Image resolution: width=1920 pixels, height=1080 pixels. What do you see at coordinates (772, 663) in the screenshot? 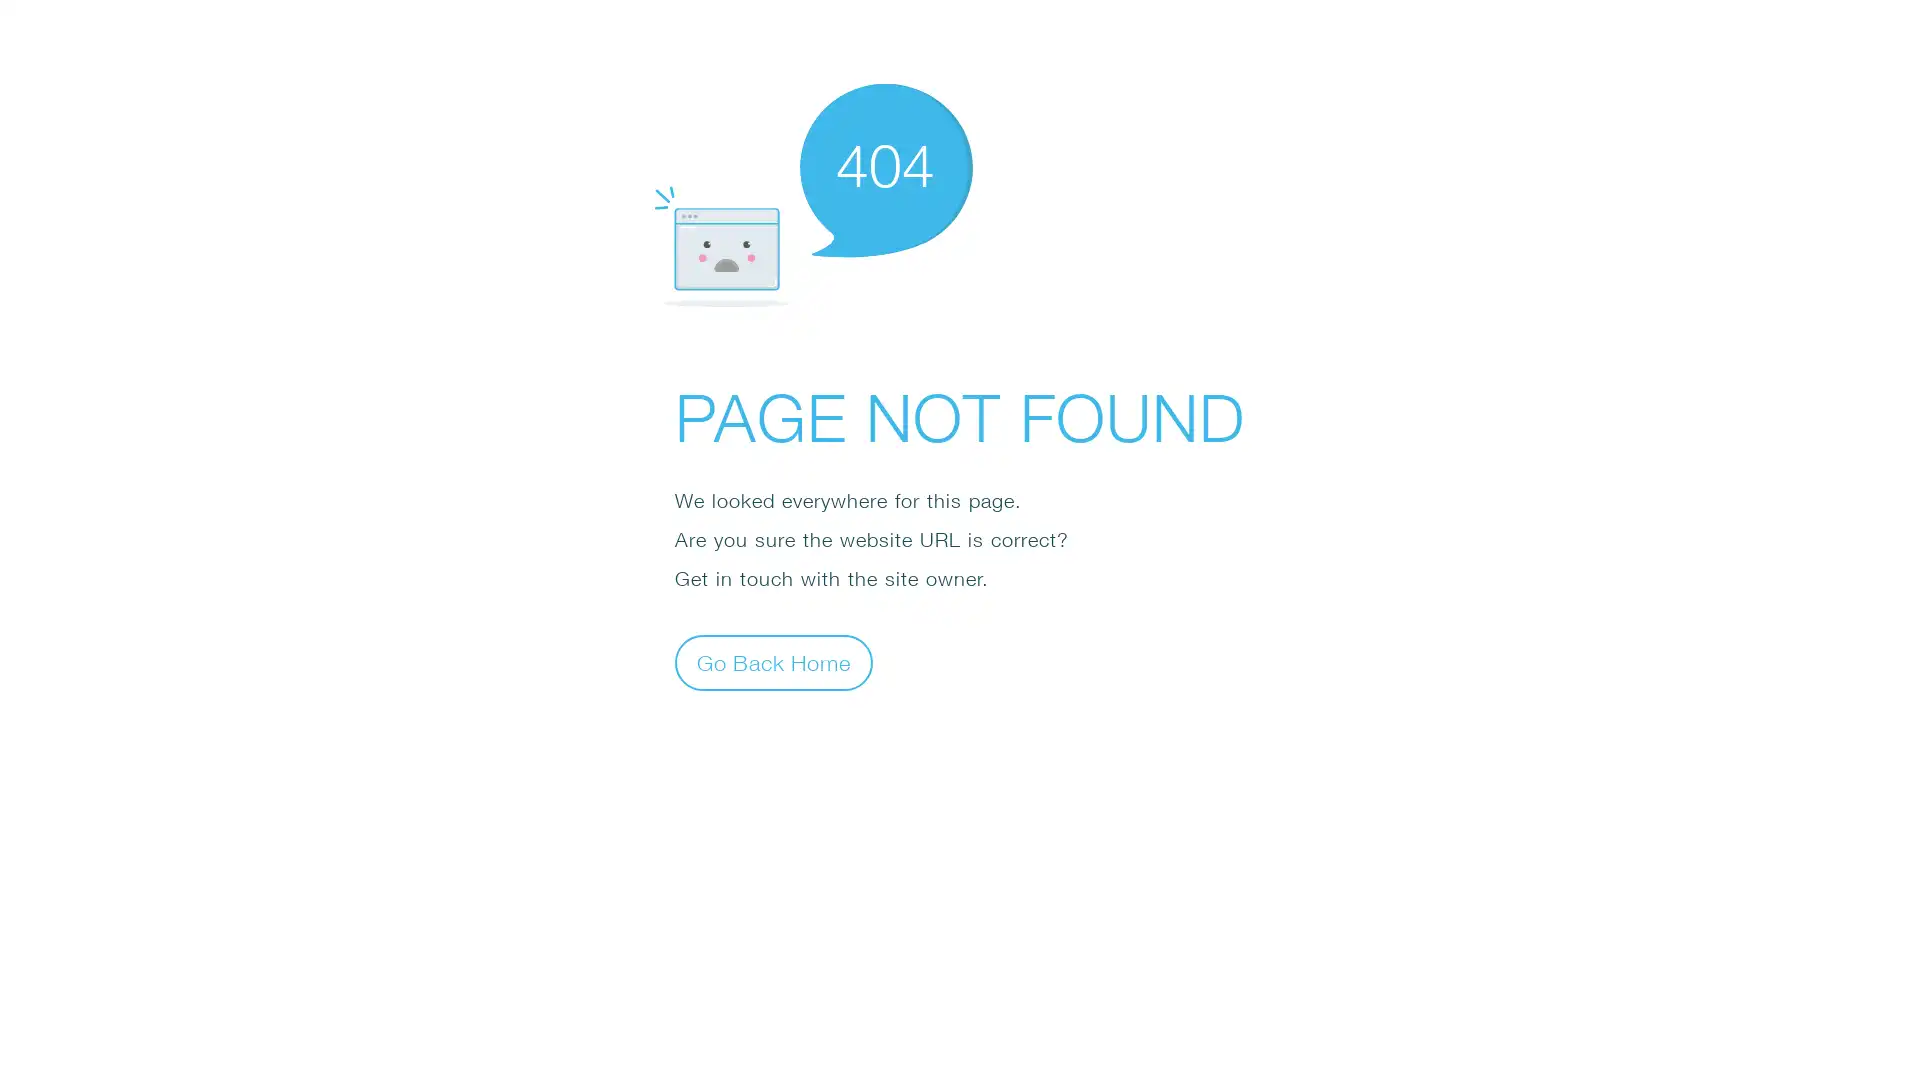
I see `Go Back Home` at bounding box center [772, 663].